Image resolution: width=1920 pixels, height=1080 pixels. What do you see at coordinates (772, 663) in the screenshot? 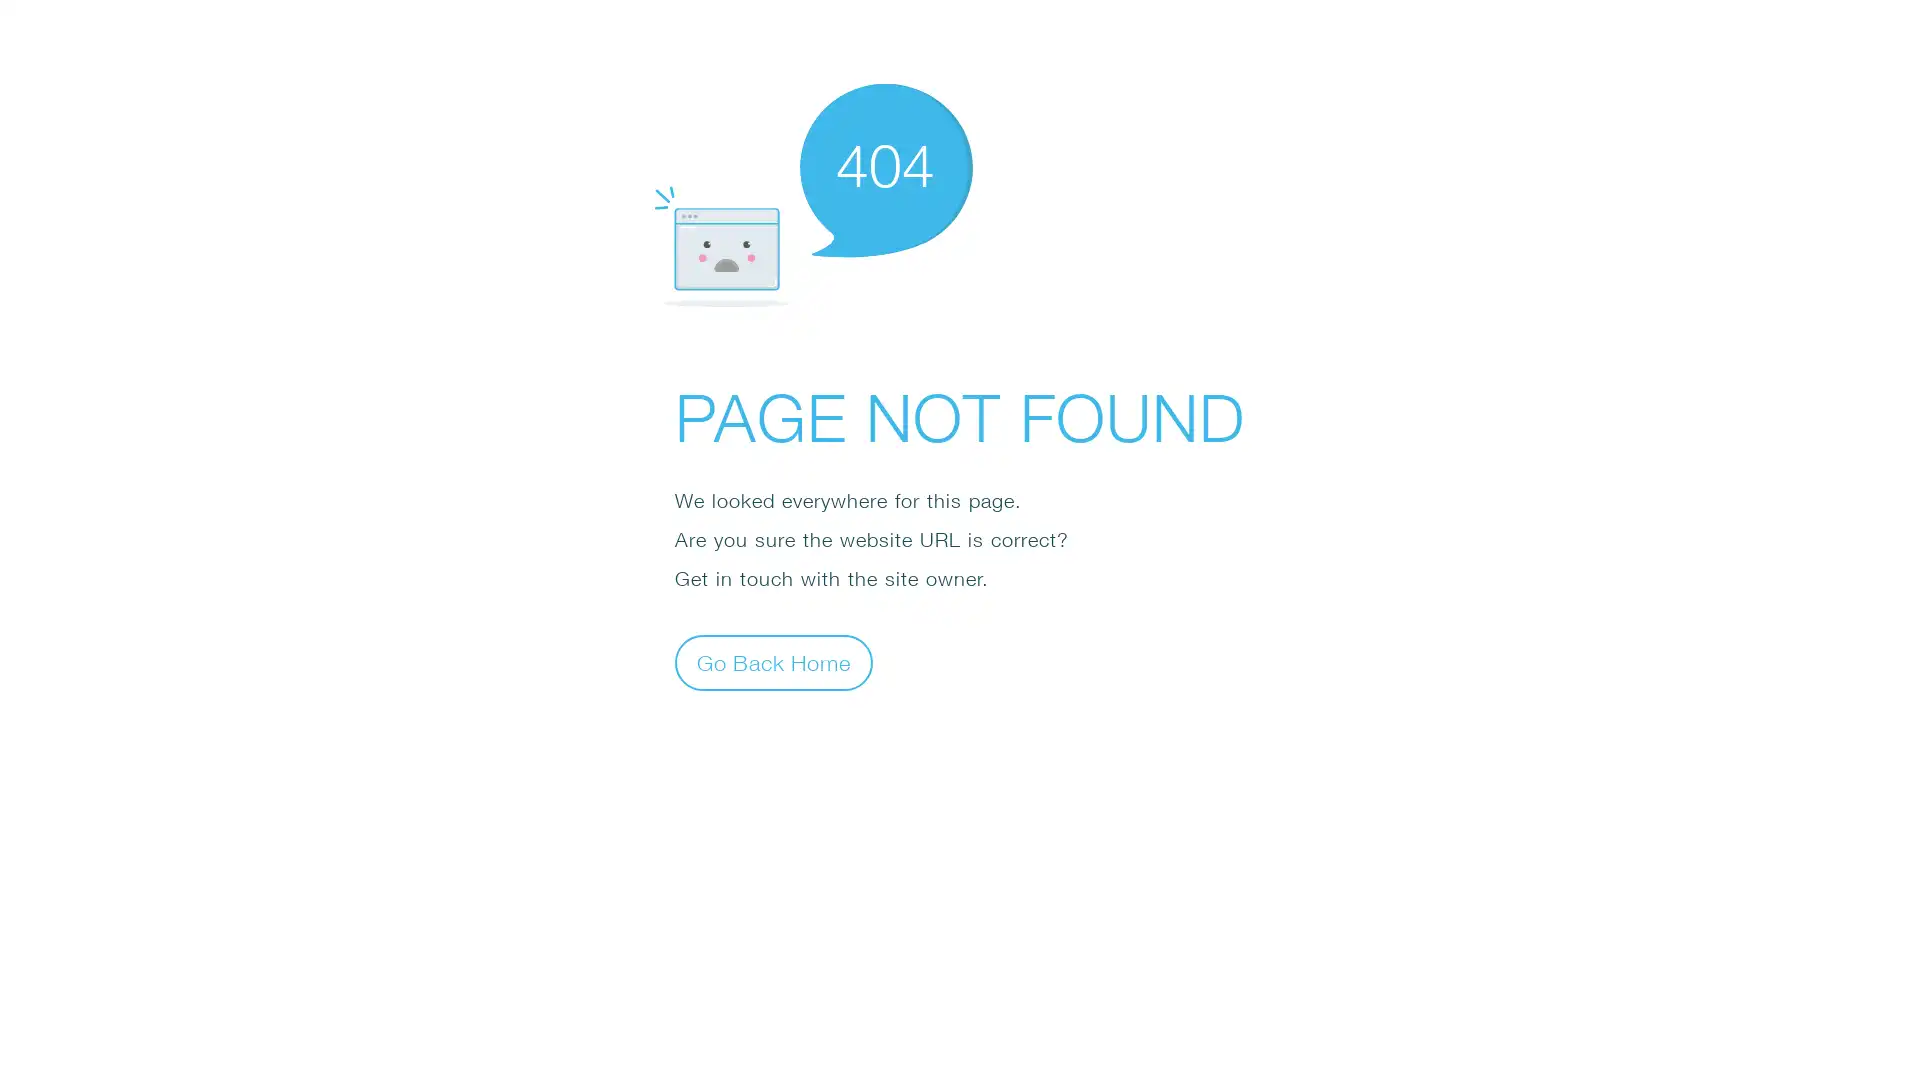
I see `Go Back Home` at bounding box center [772, 663].